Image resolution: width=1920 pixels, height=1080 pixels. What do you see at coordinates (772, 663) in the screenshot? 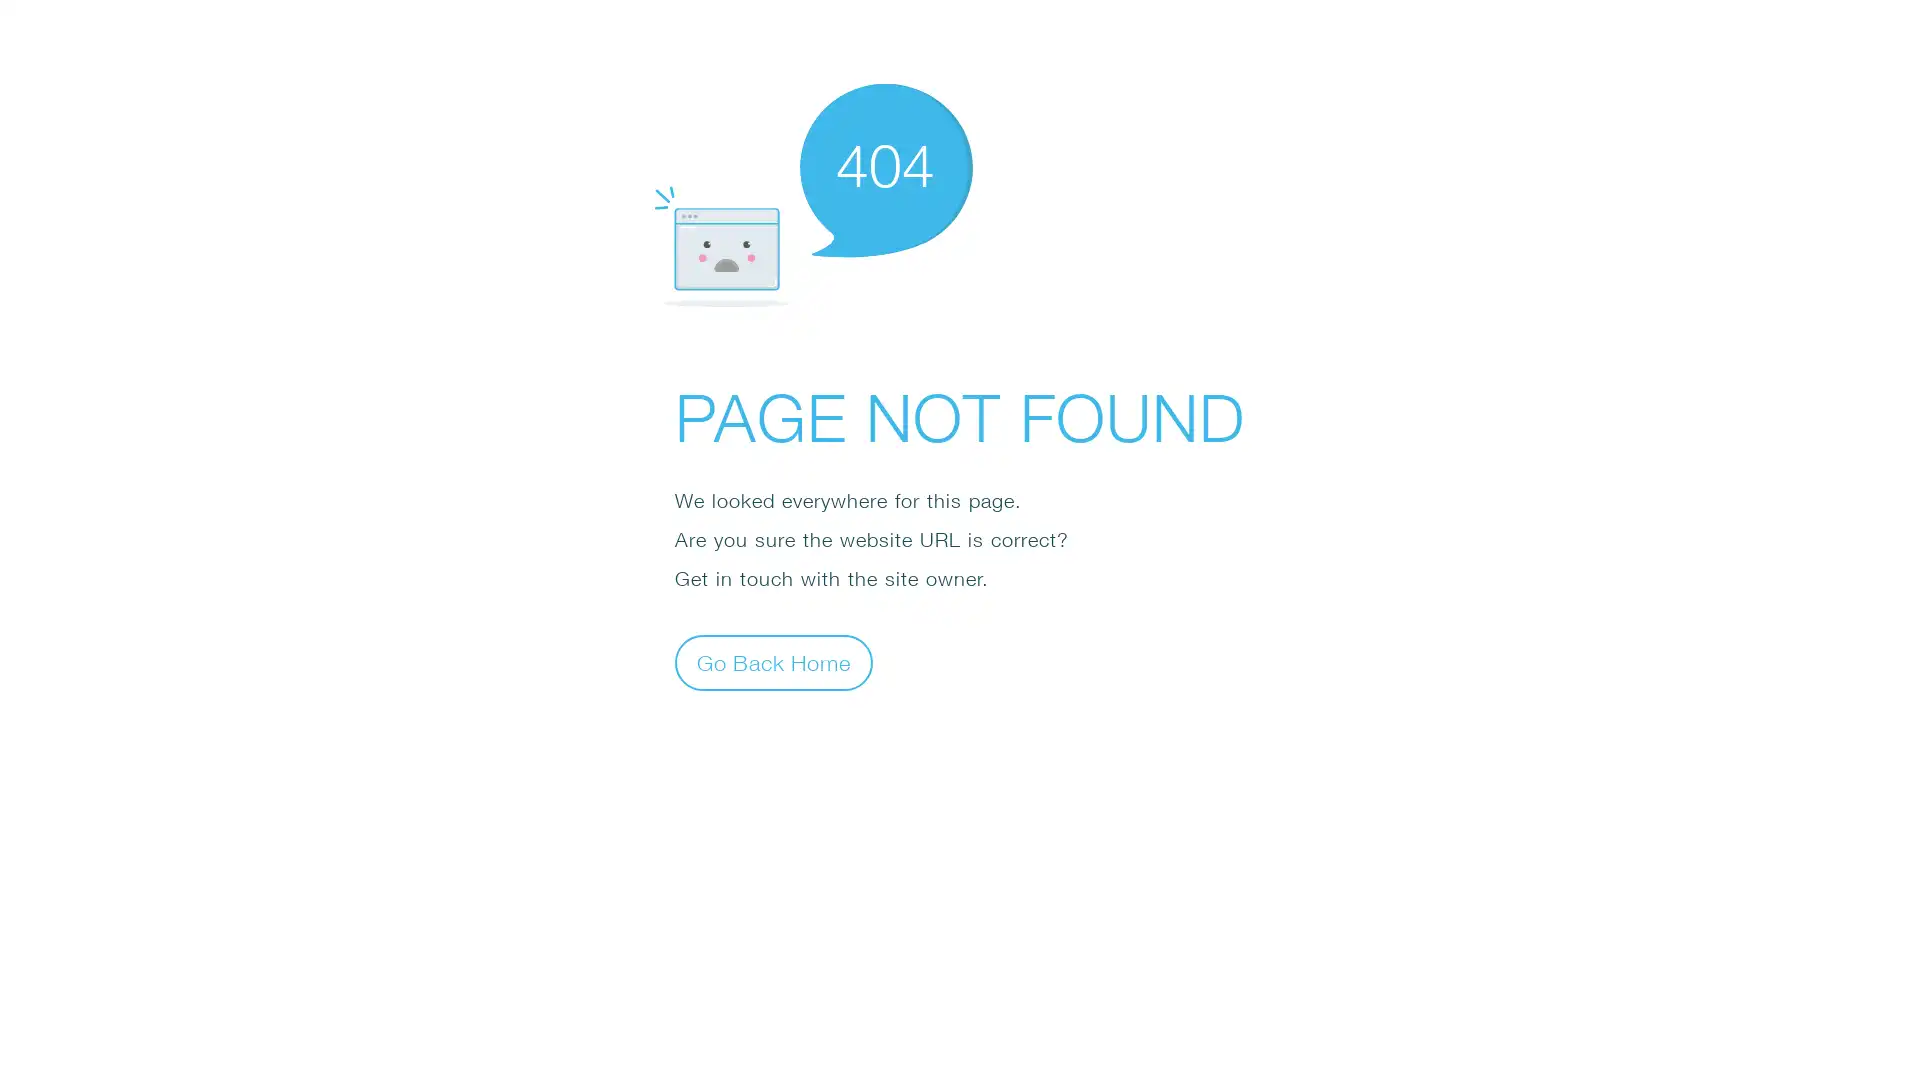
I see `Go Back Home` at bounding box center [772, 663].